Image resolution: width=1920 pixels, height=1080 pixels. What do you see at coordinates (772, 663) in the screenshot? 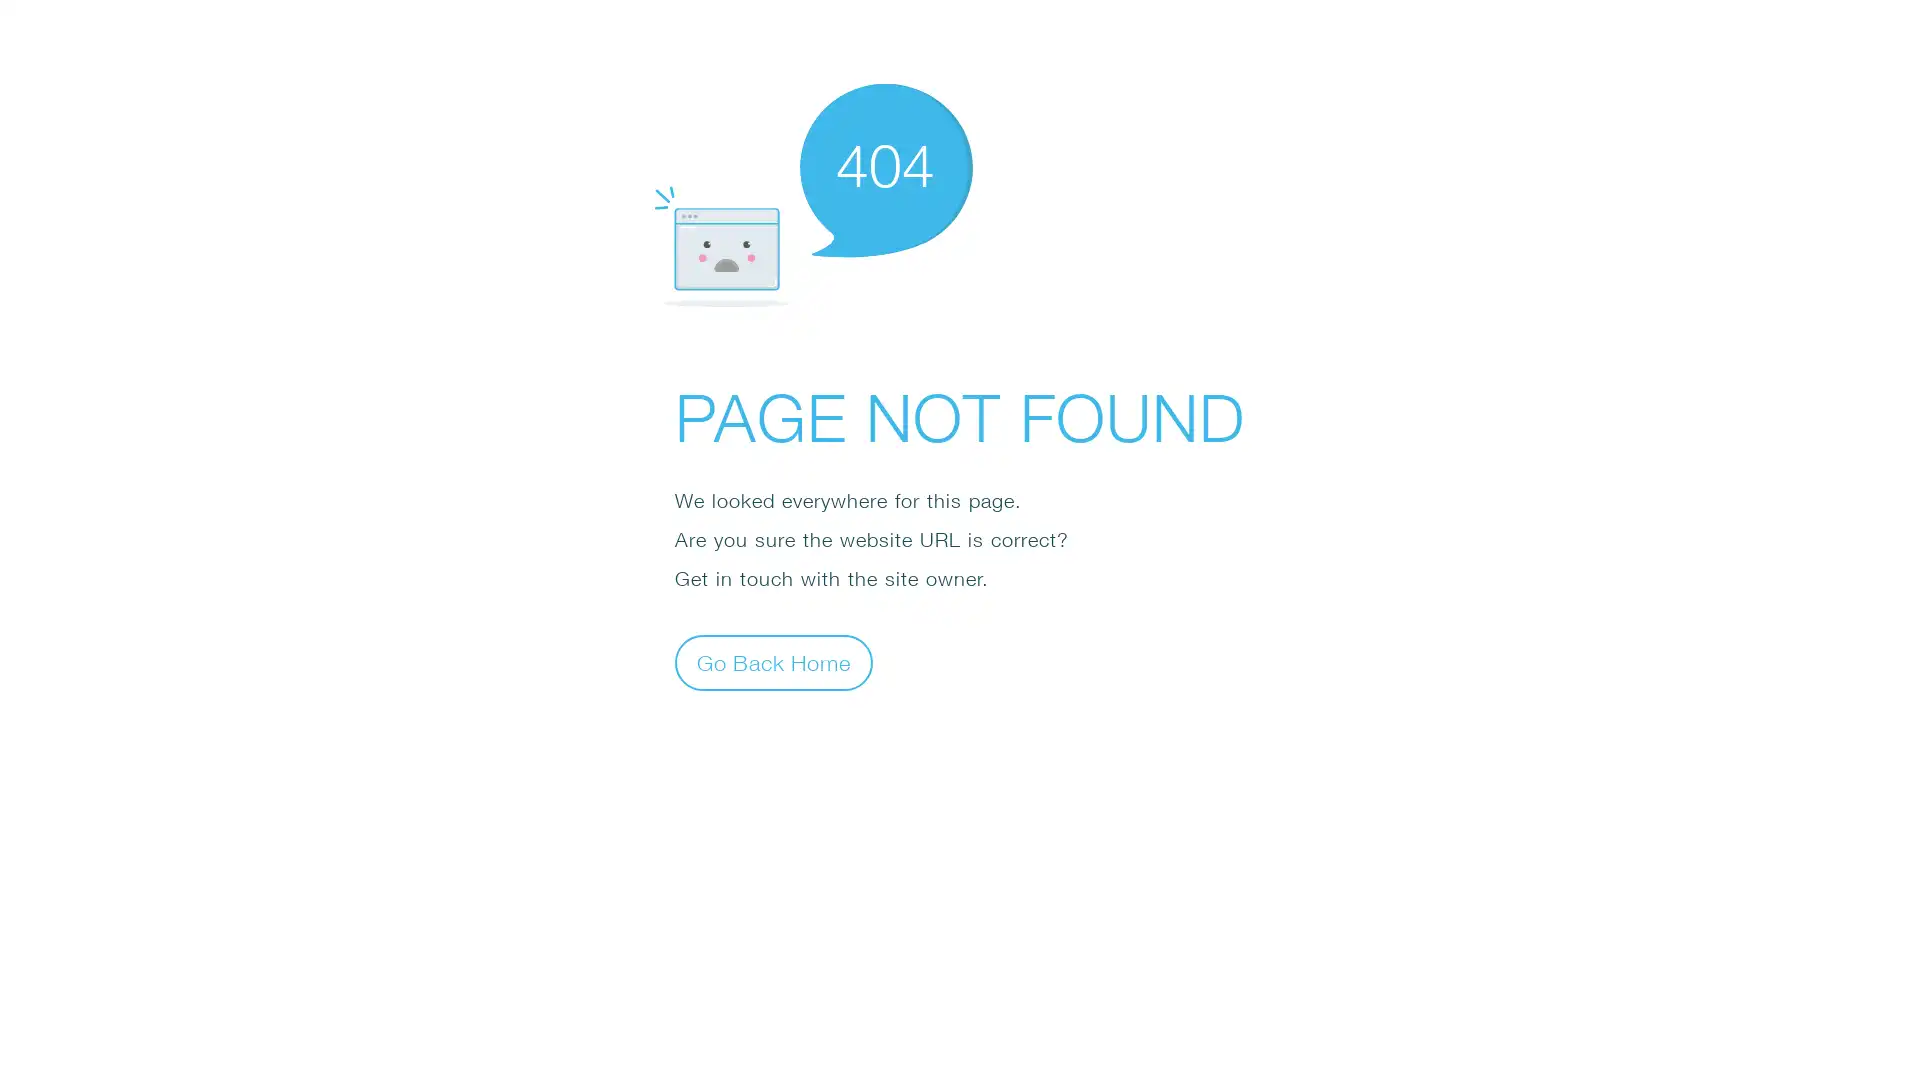
I see `Go Back Home` at bounding box center [772, 663].